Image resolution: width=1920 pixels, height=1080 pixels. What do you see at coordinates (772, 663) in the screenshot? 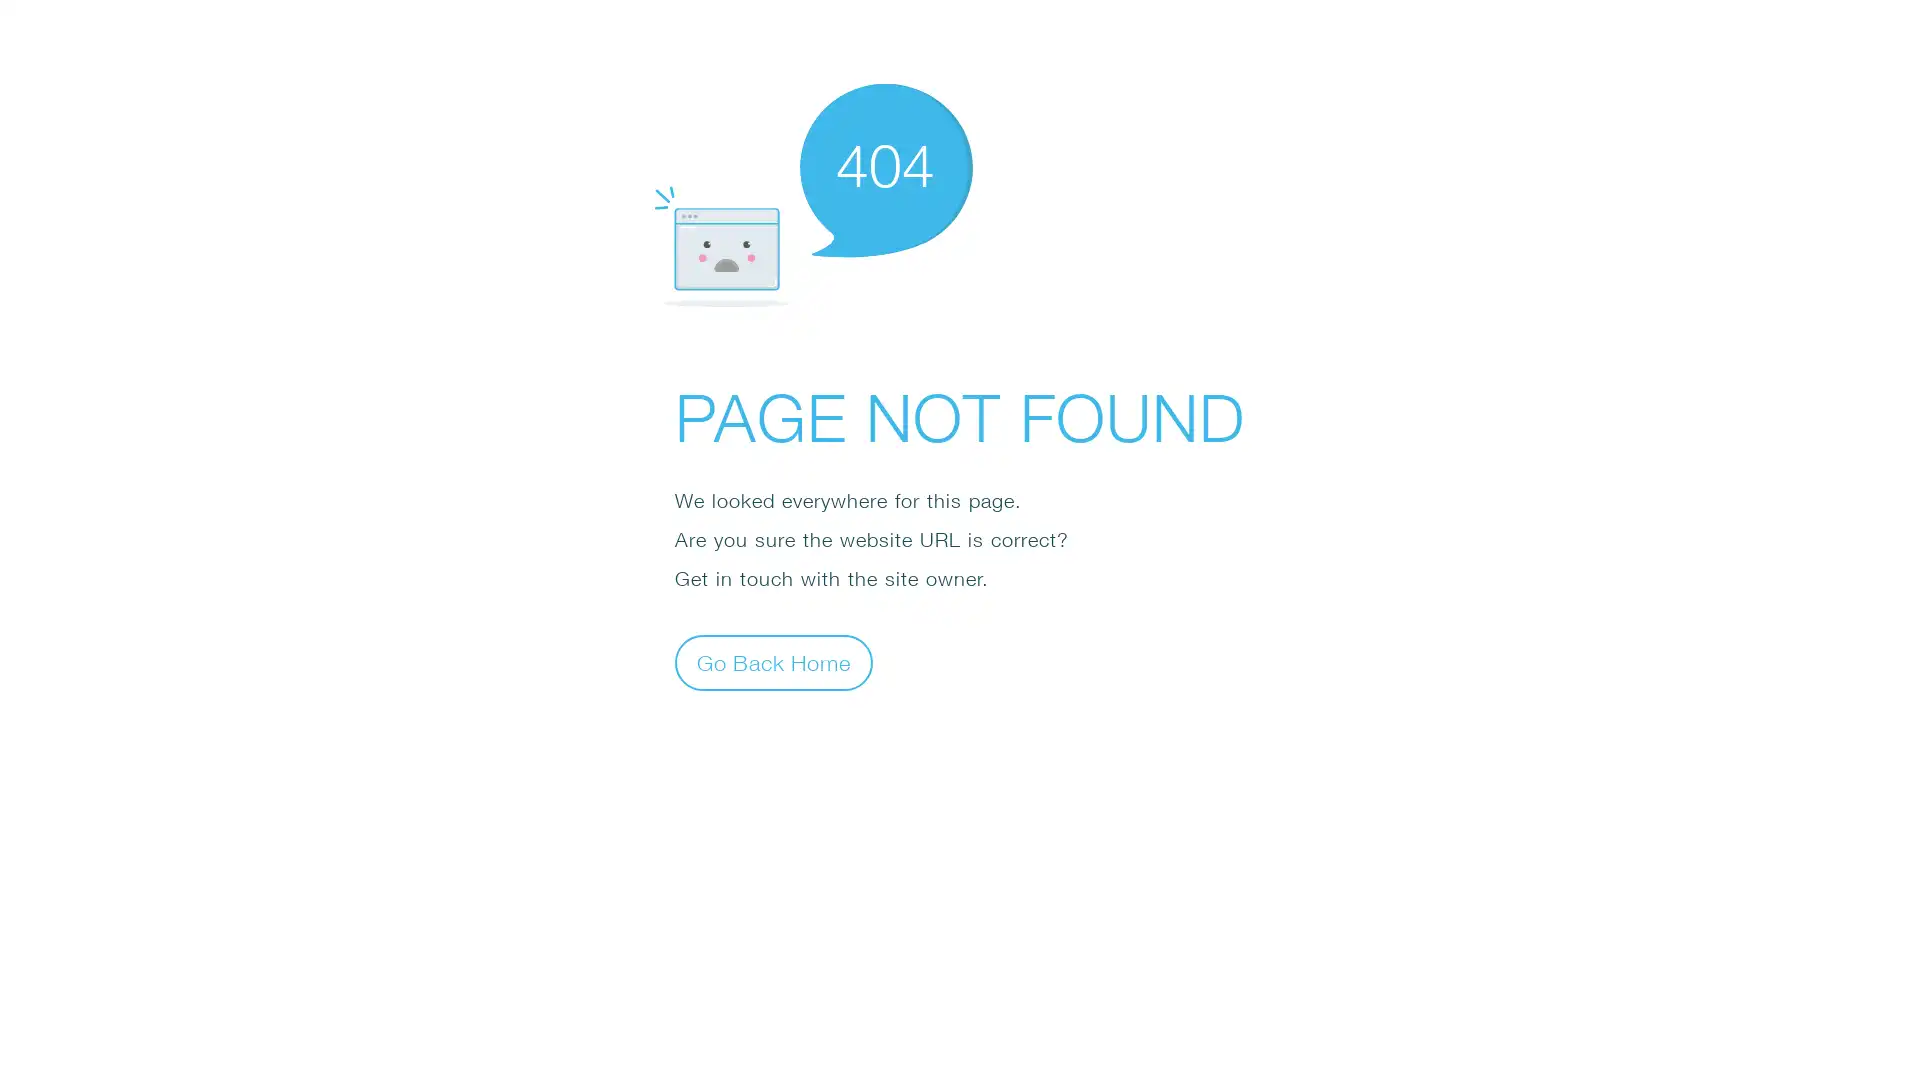
I see `Go Back Home` at bounding box center [772, 663].